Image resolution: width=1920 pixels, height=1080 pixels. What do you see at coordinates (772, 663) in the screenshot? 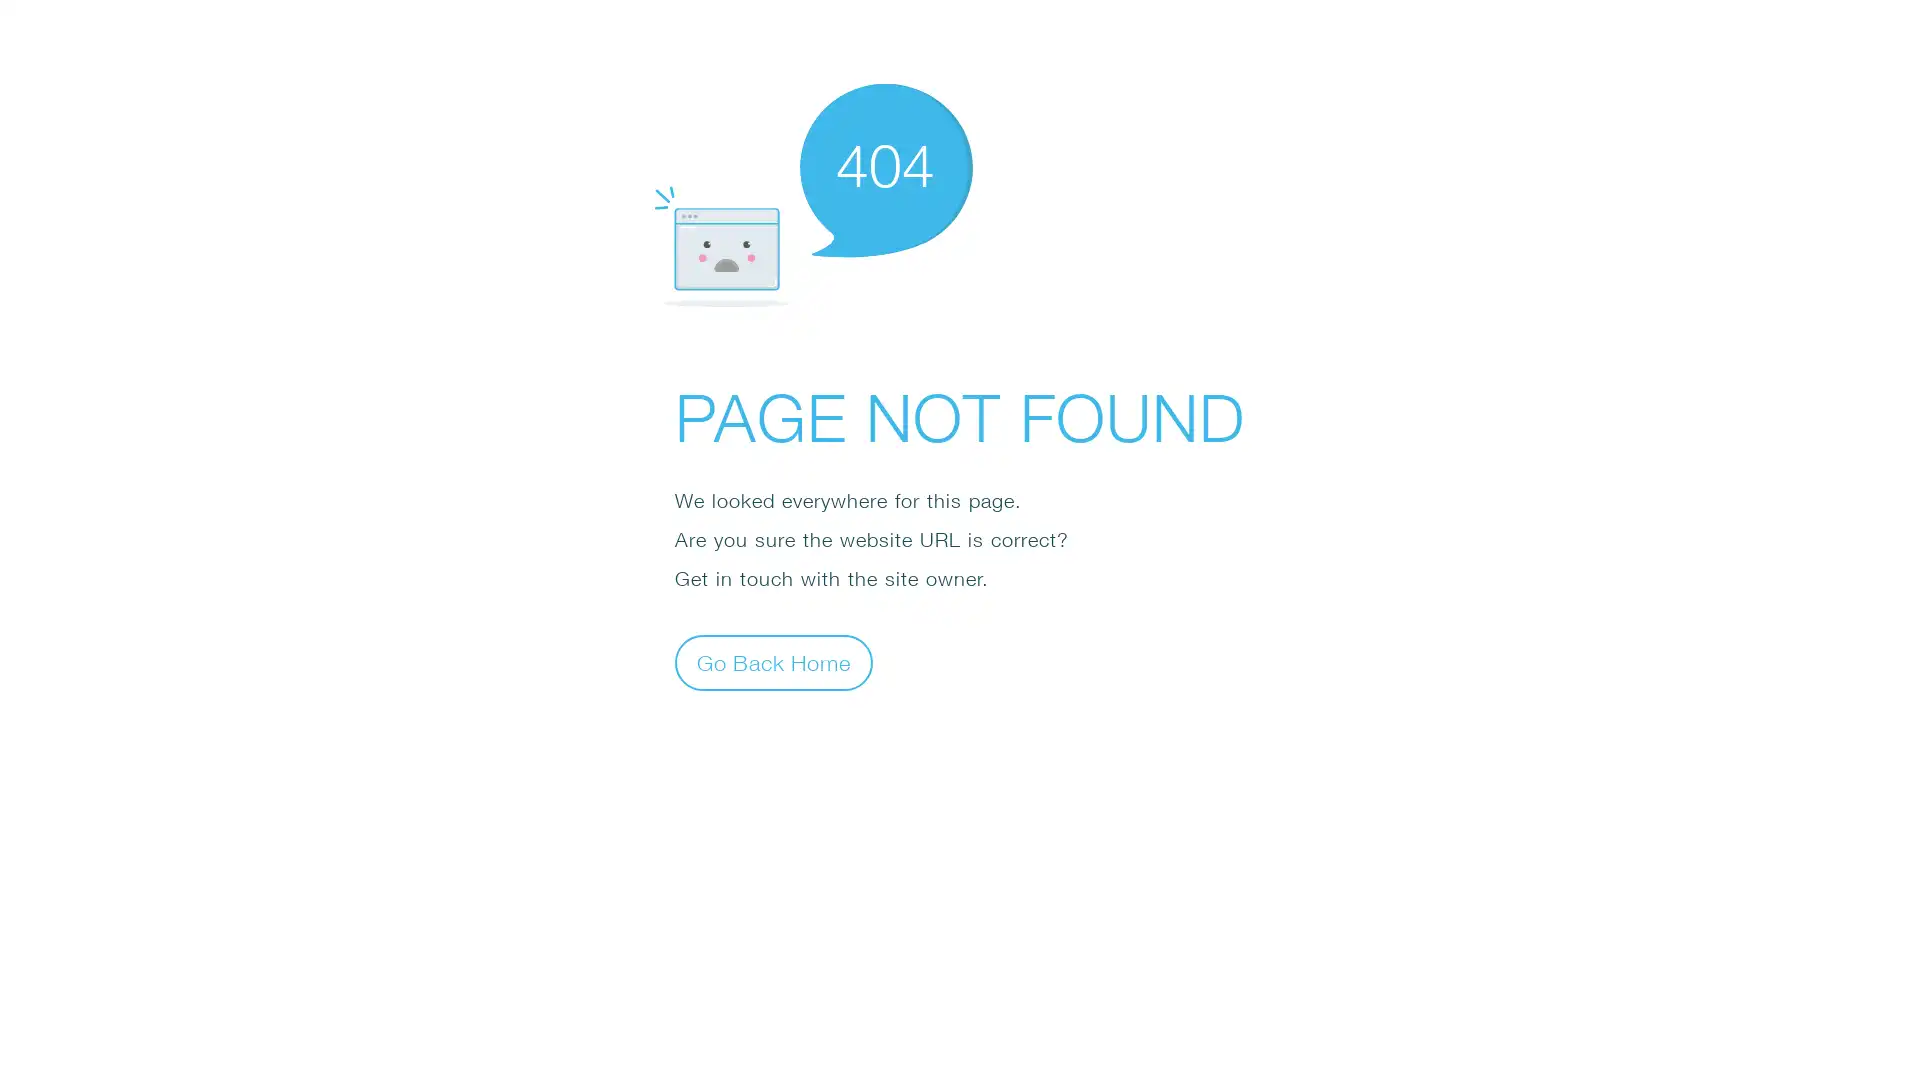
I see `Go Back Home` at bounding box center [772, 663].